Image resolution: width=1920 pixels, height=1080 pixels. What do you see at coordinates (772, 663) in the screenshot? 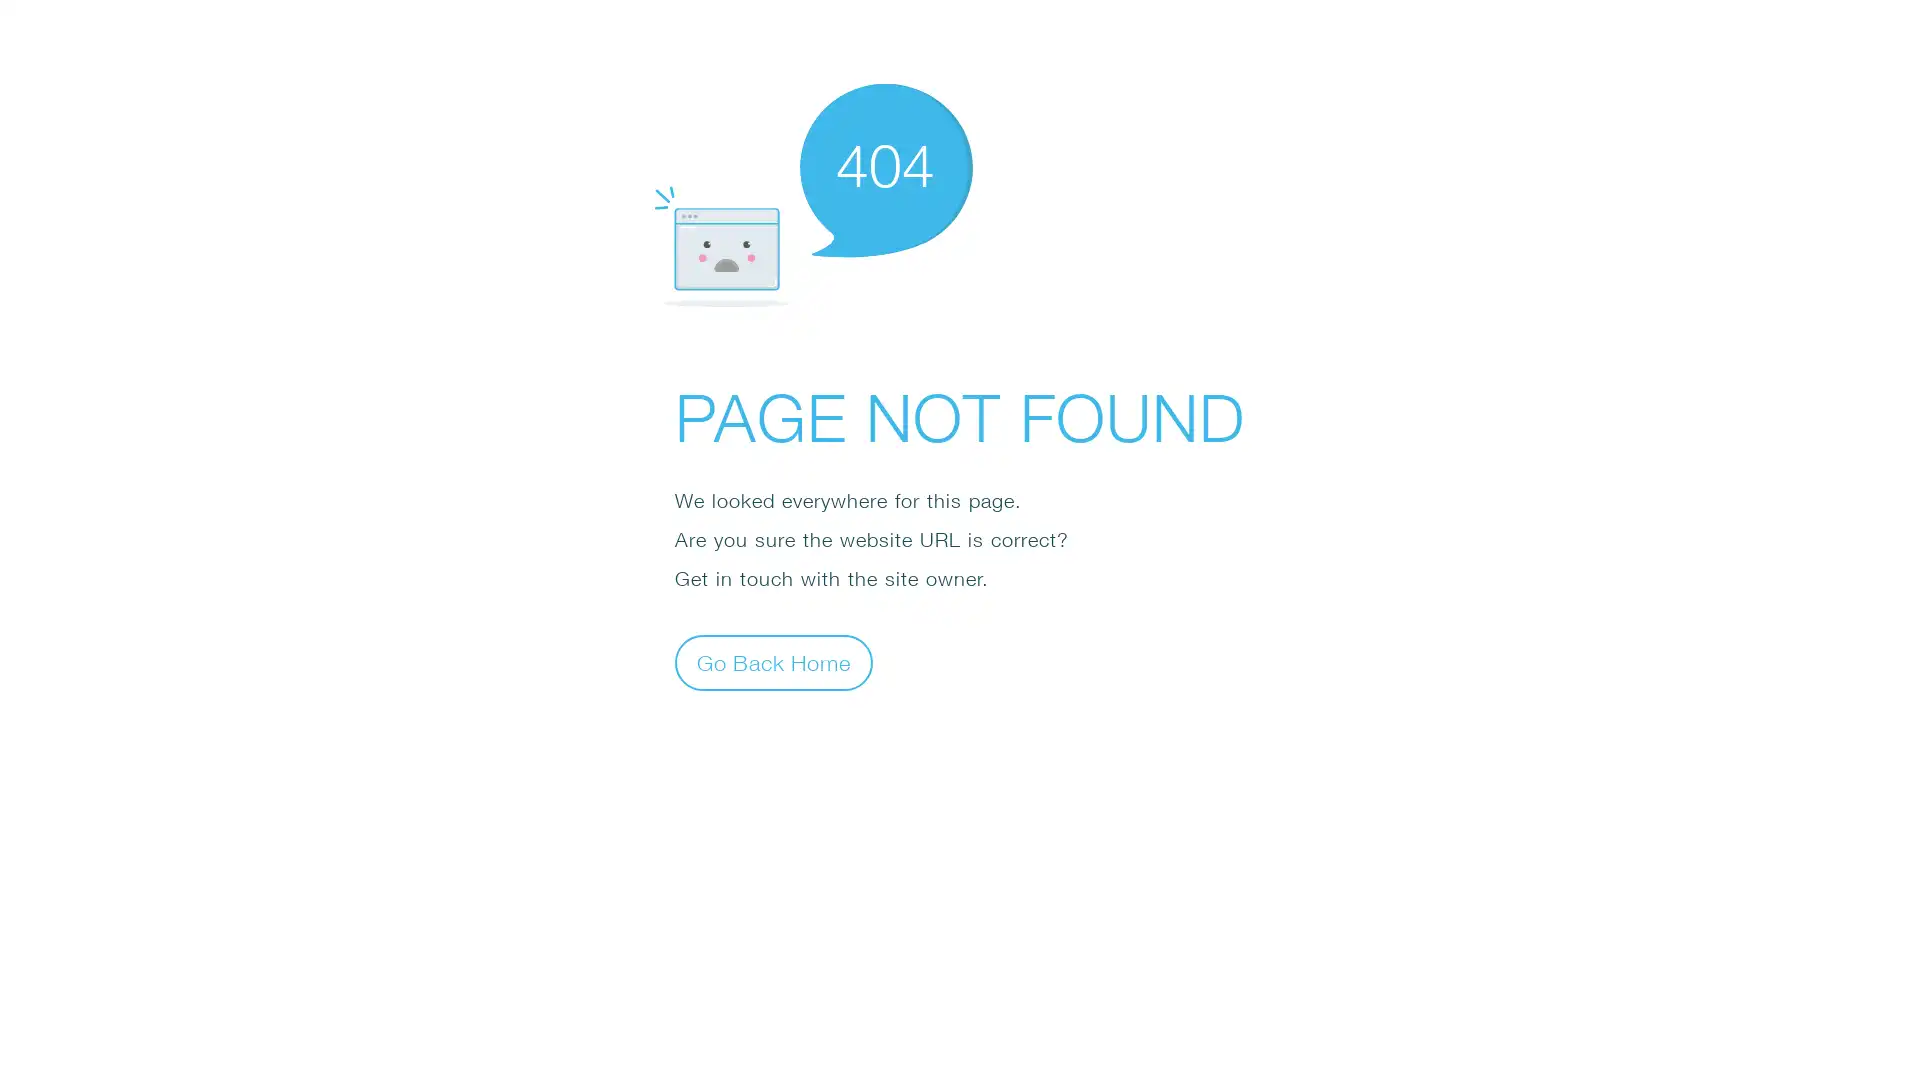
I see `Go Back Home` at bounding box center [772, 663].